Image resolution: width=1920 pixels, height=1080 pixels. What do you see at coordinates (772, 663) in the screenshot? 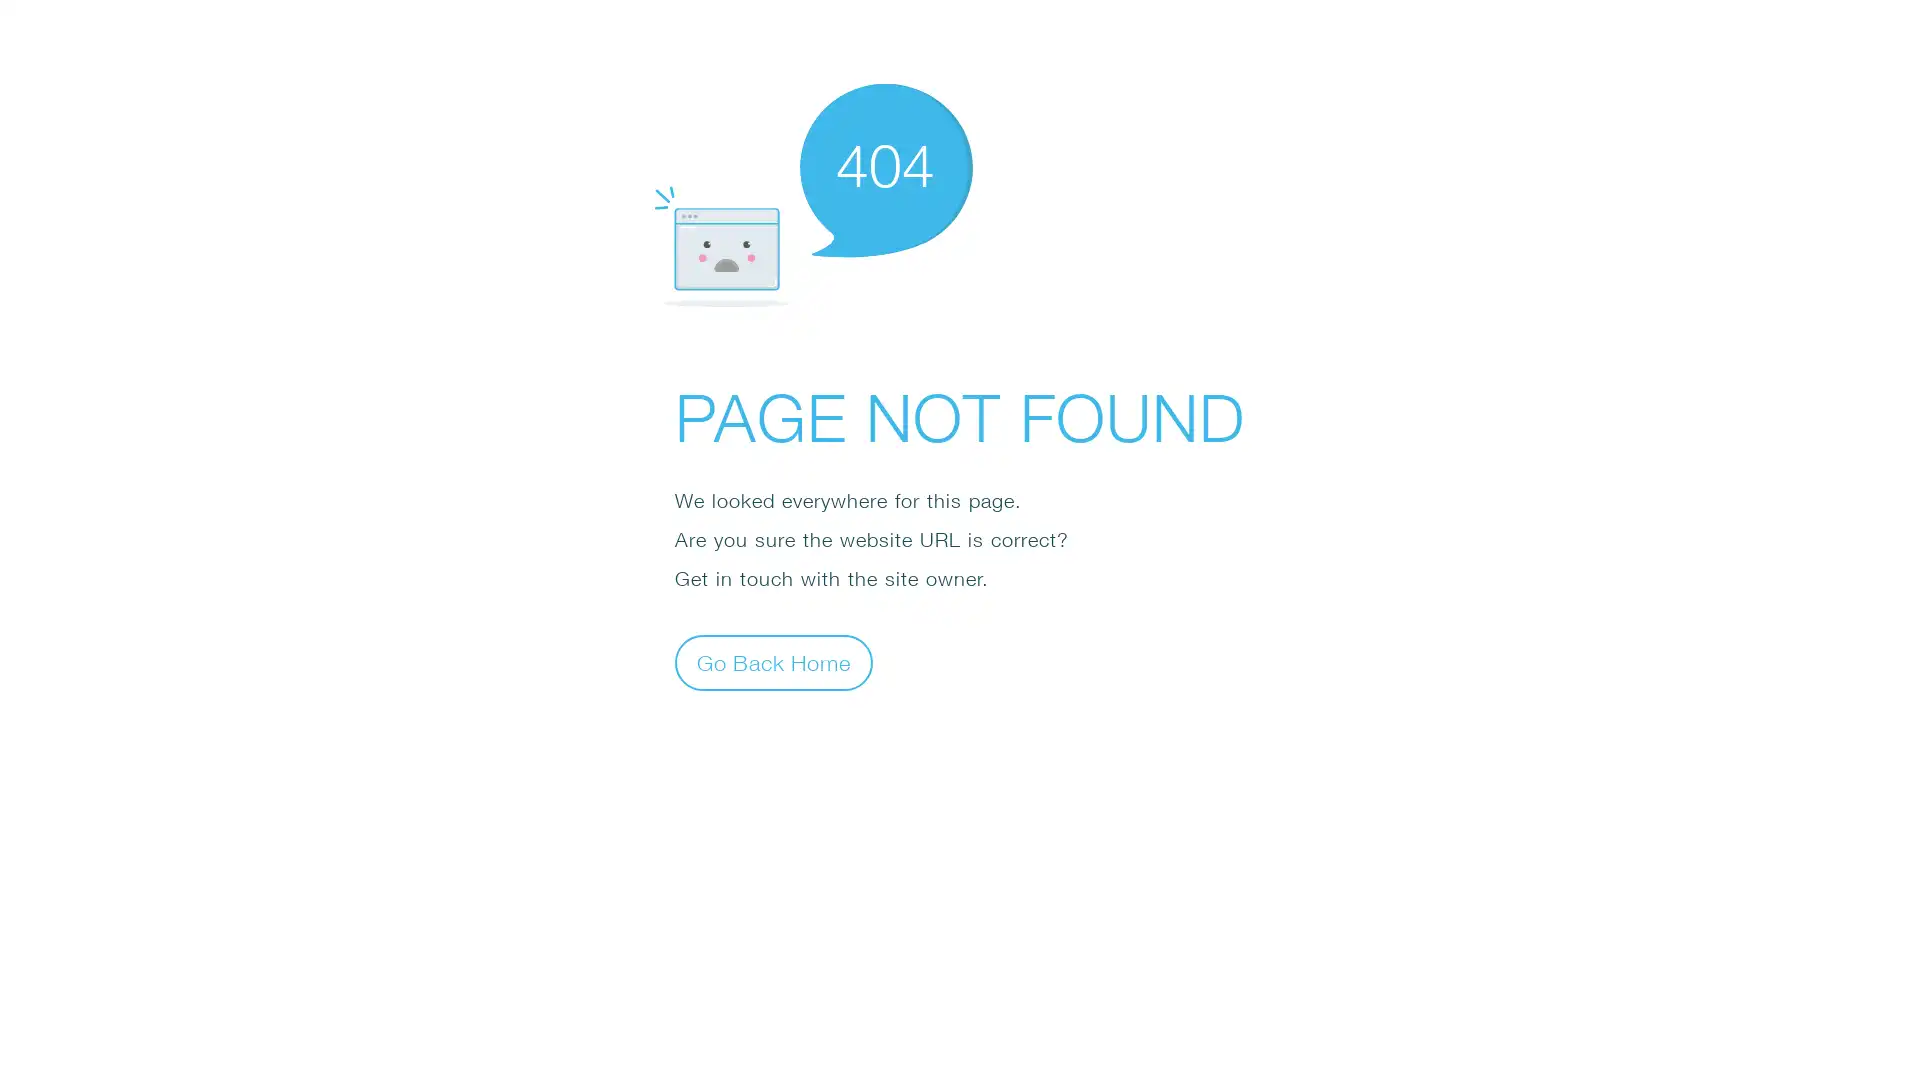
I see `Go Back Home` at bounding box center [772, 663].